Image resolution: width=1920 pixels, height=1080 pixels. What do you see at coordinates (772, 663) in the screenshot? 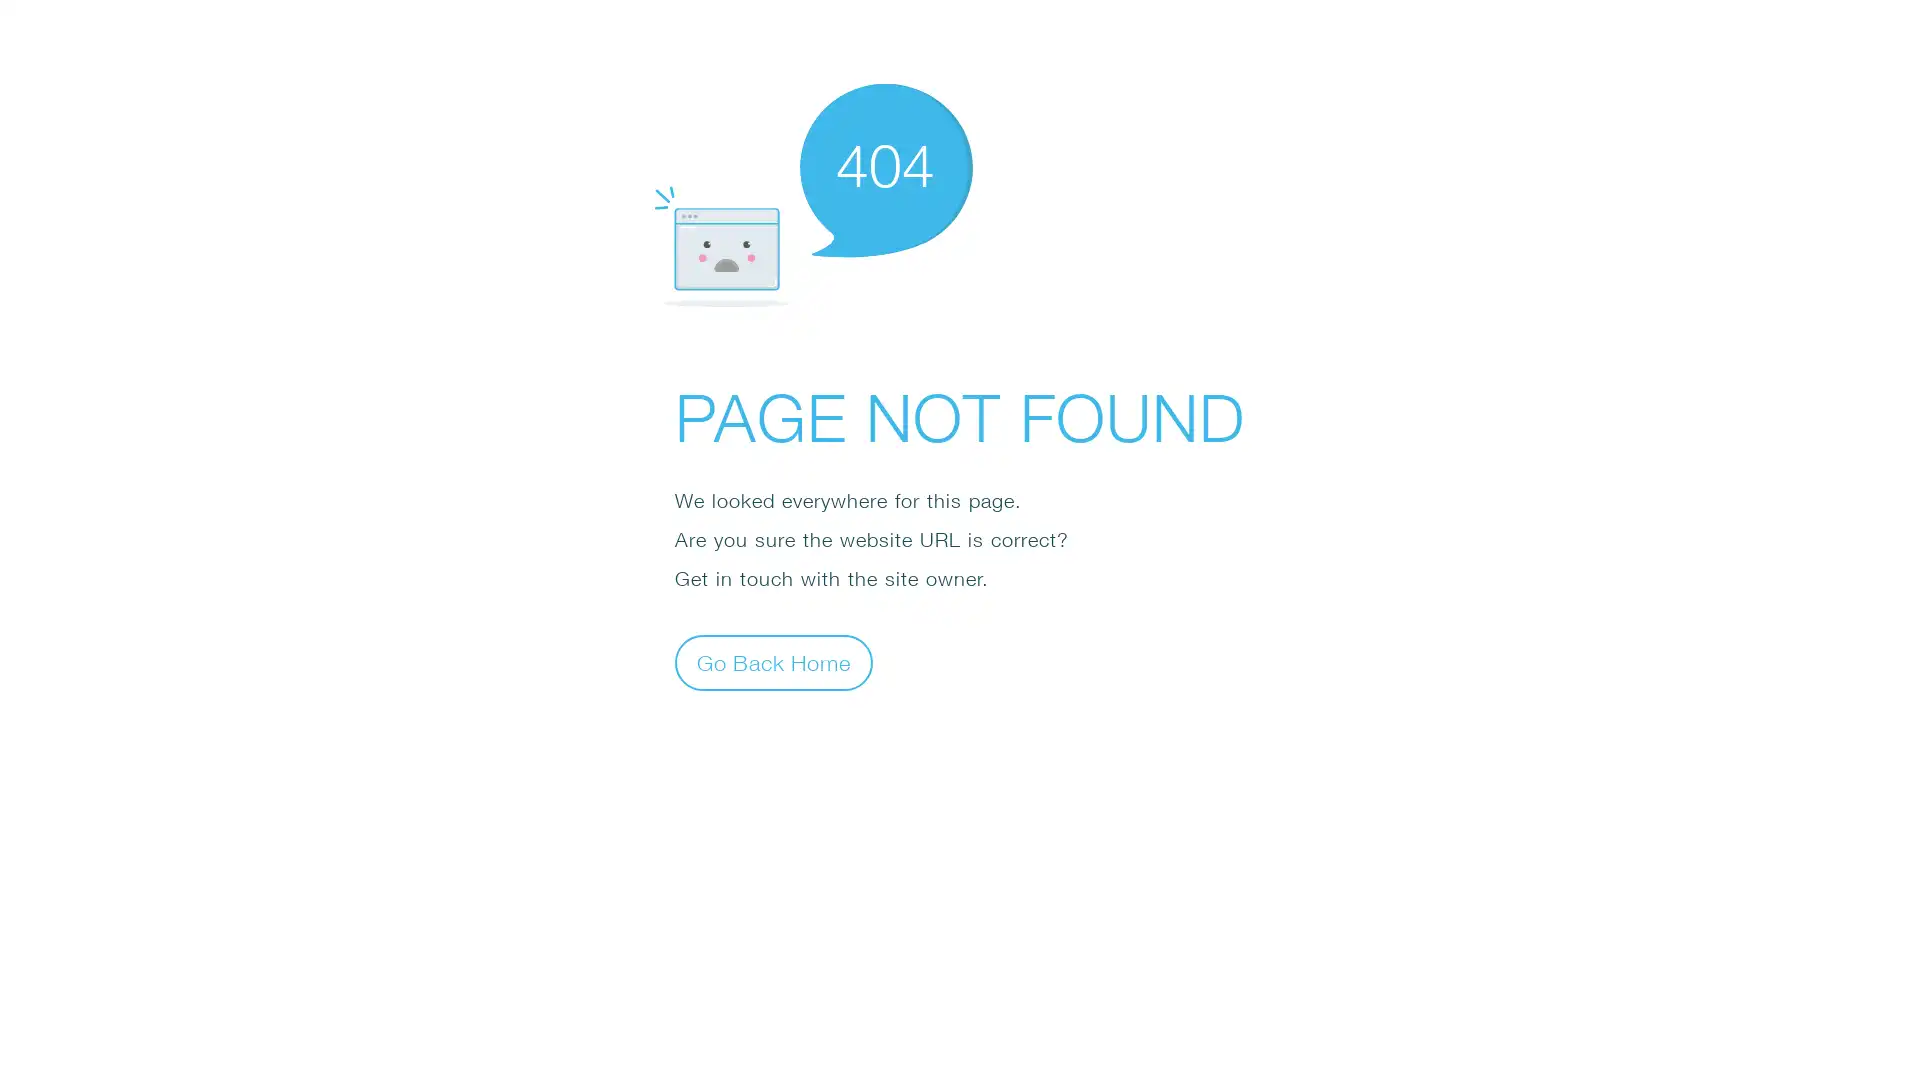
I see `Go Back Home` at bounding box center [772, 663].